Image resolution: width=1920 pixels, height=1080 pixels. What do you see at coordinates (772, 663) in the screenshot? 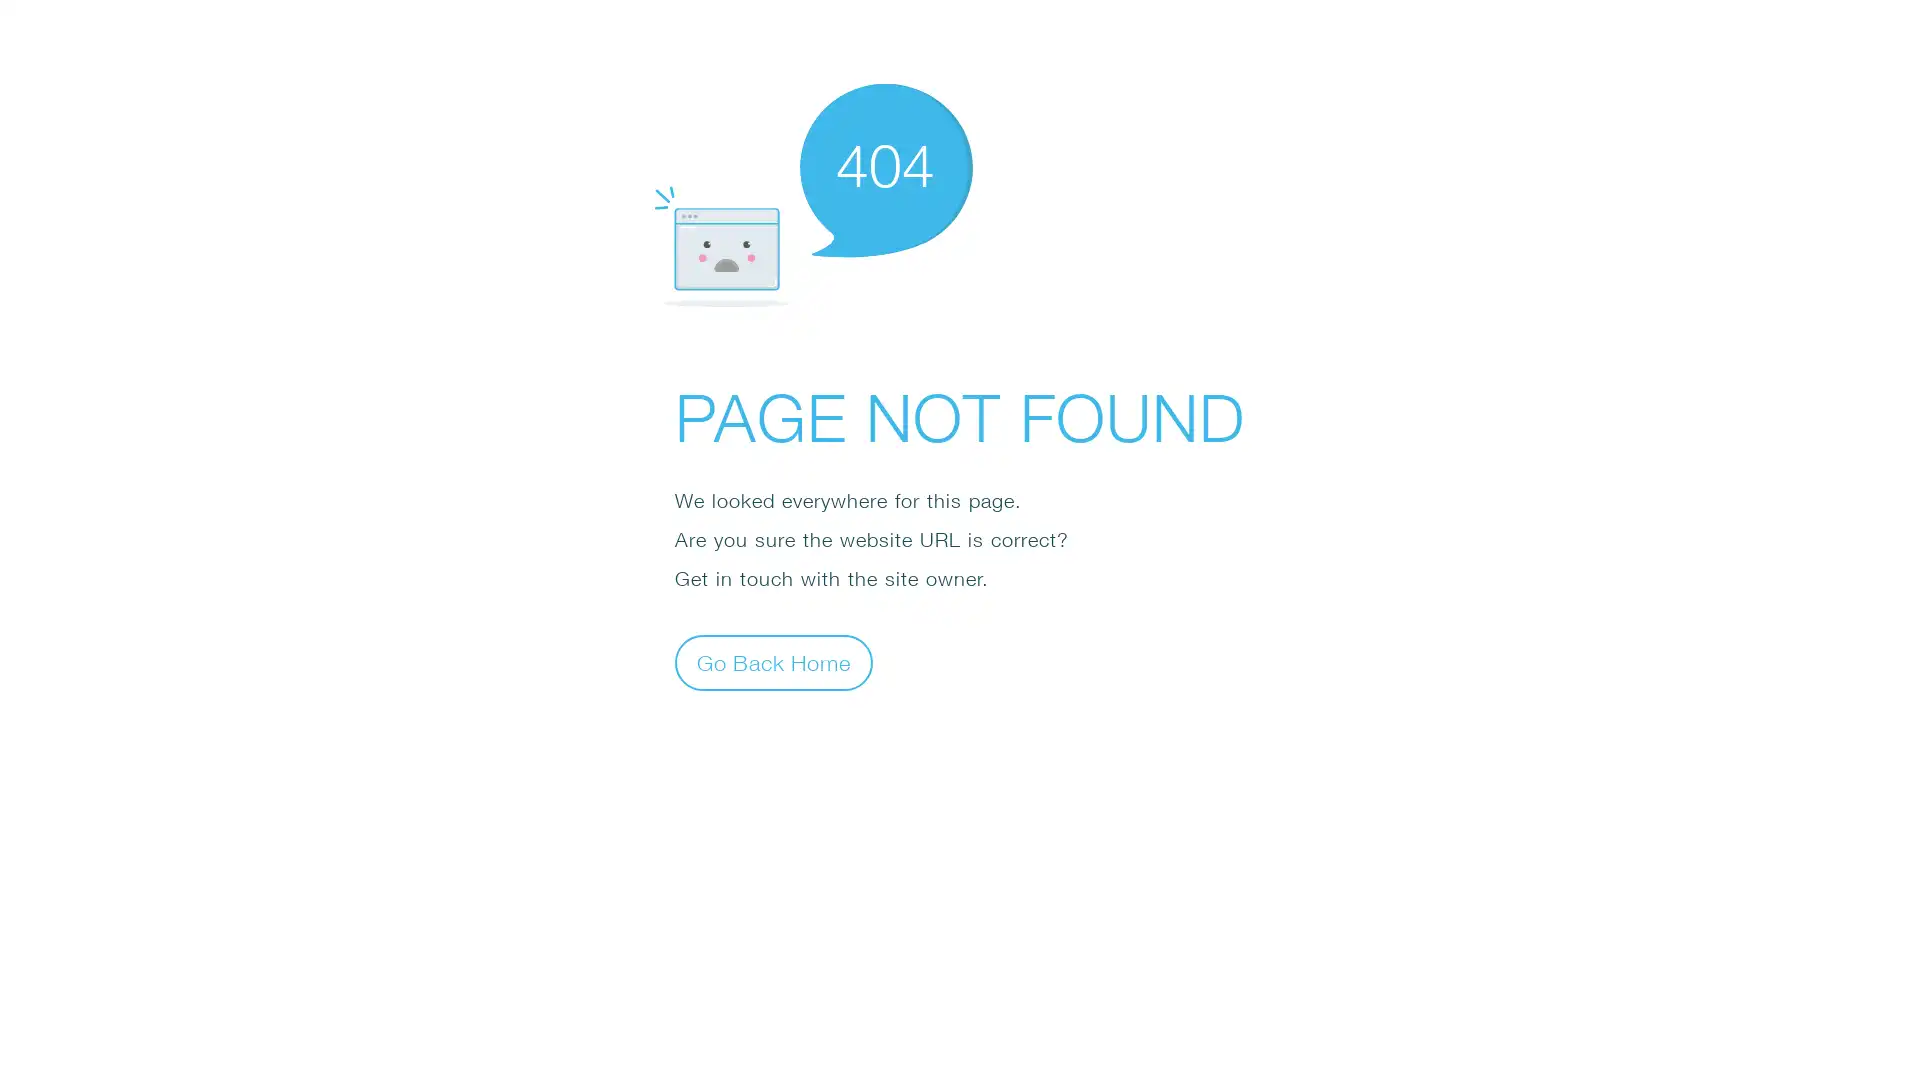
I see `Go Back Home` at bounding box center [772, 663].